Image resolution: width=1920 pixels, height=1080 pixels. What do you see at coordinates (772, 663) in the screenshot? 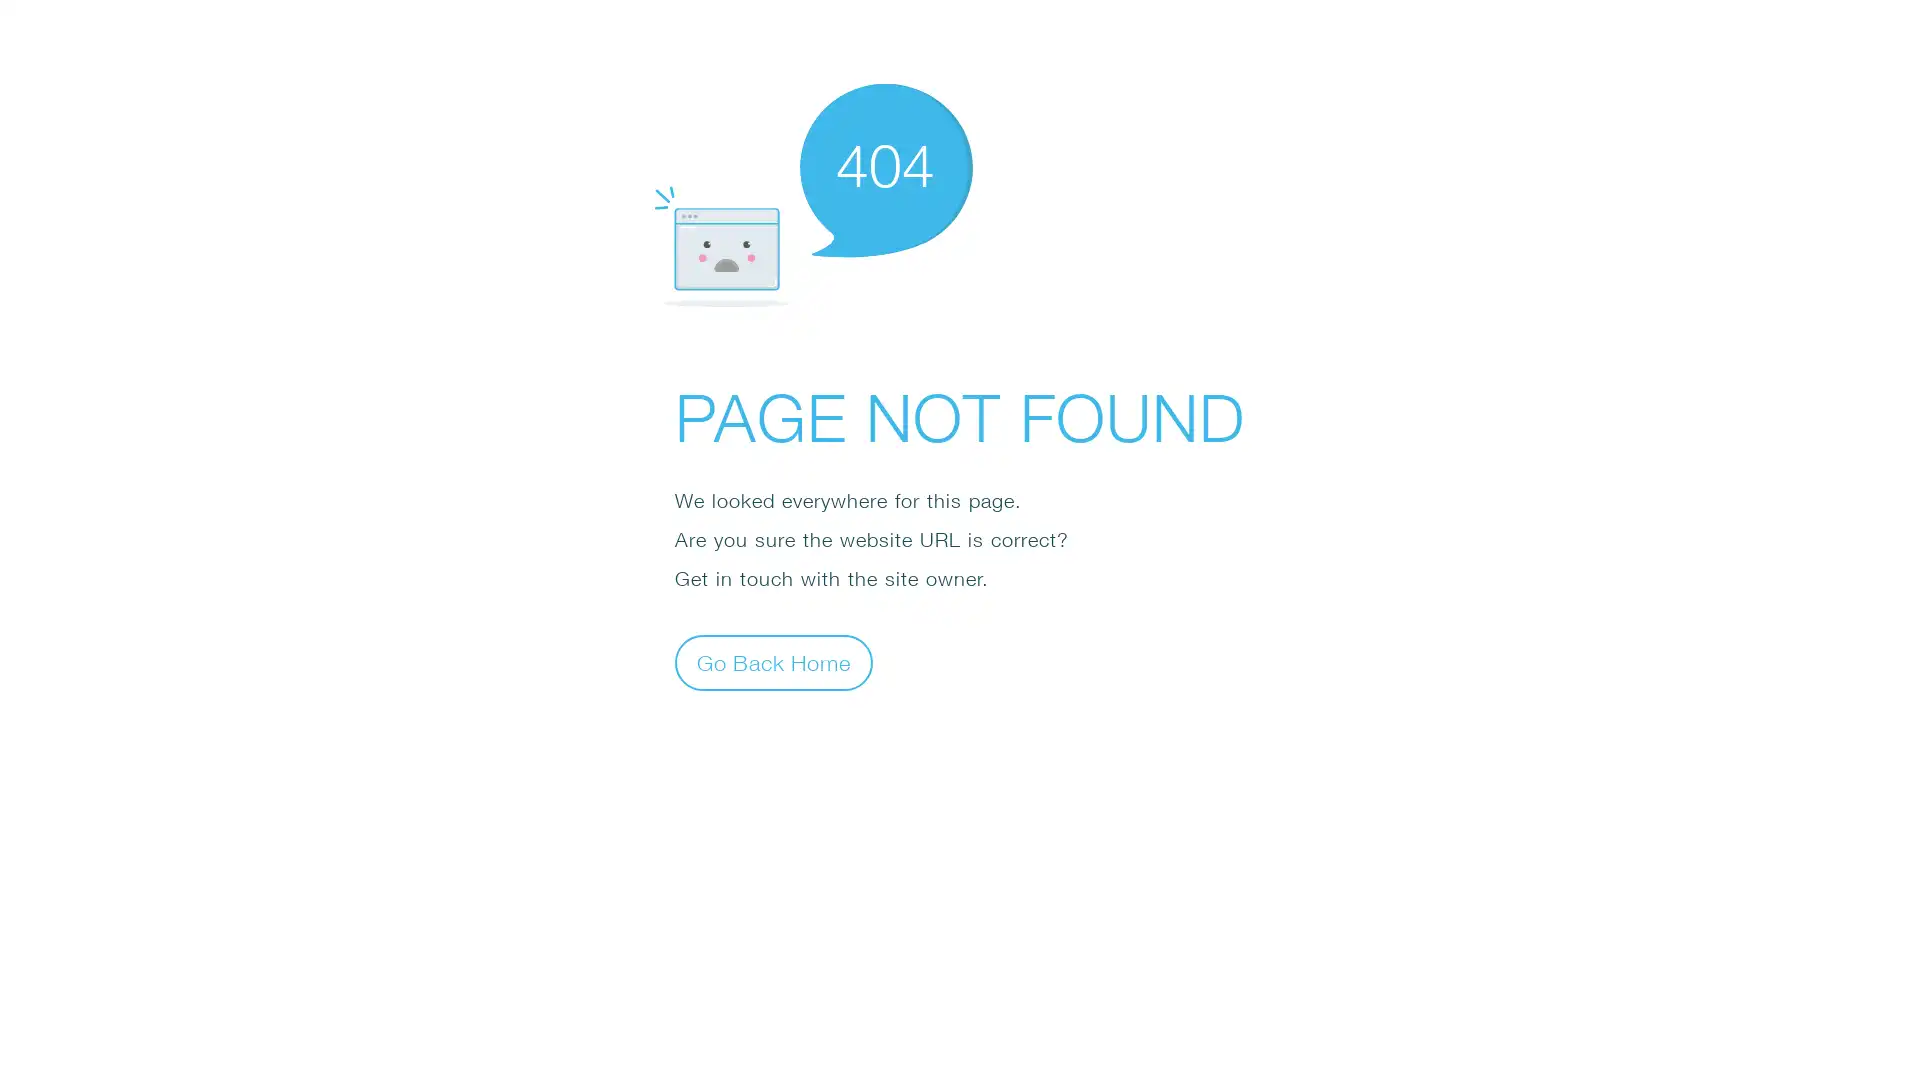
I see `Go Back Home` at bounding box center [772, 663].